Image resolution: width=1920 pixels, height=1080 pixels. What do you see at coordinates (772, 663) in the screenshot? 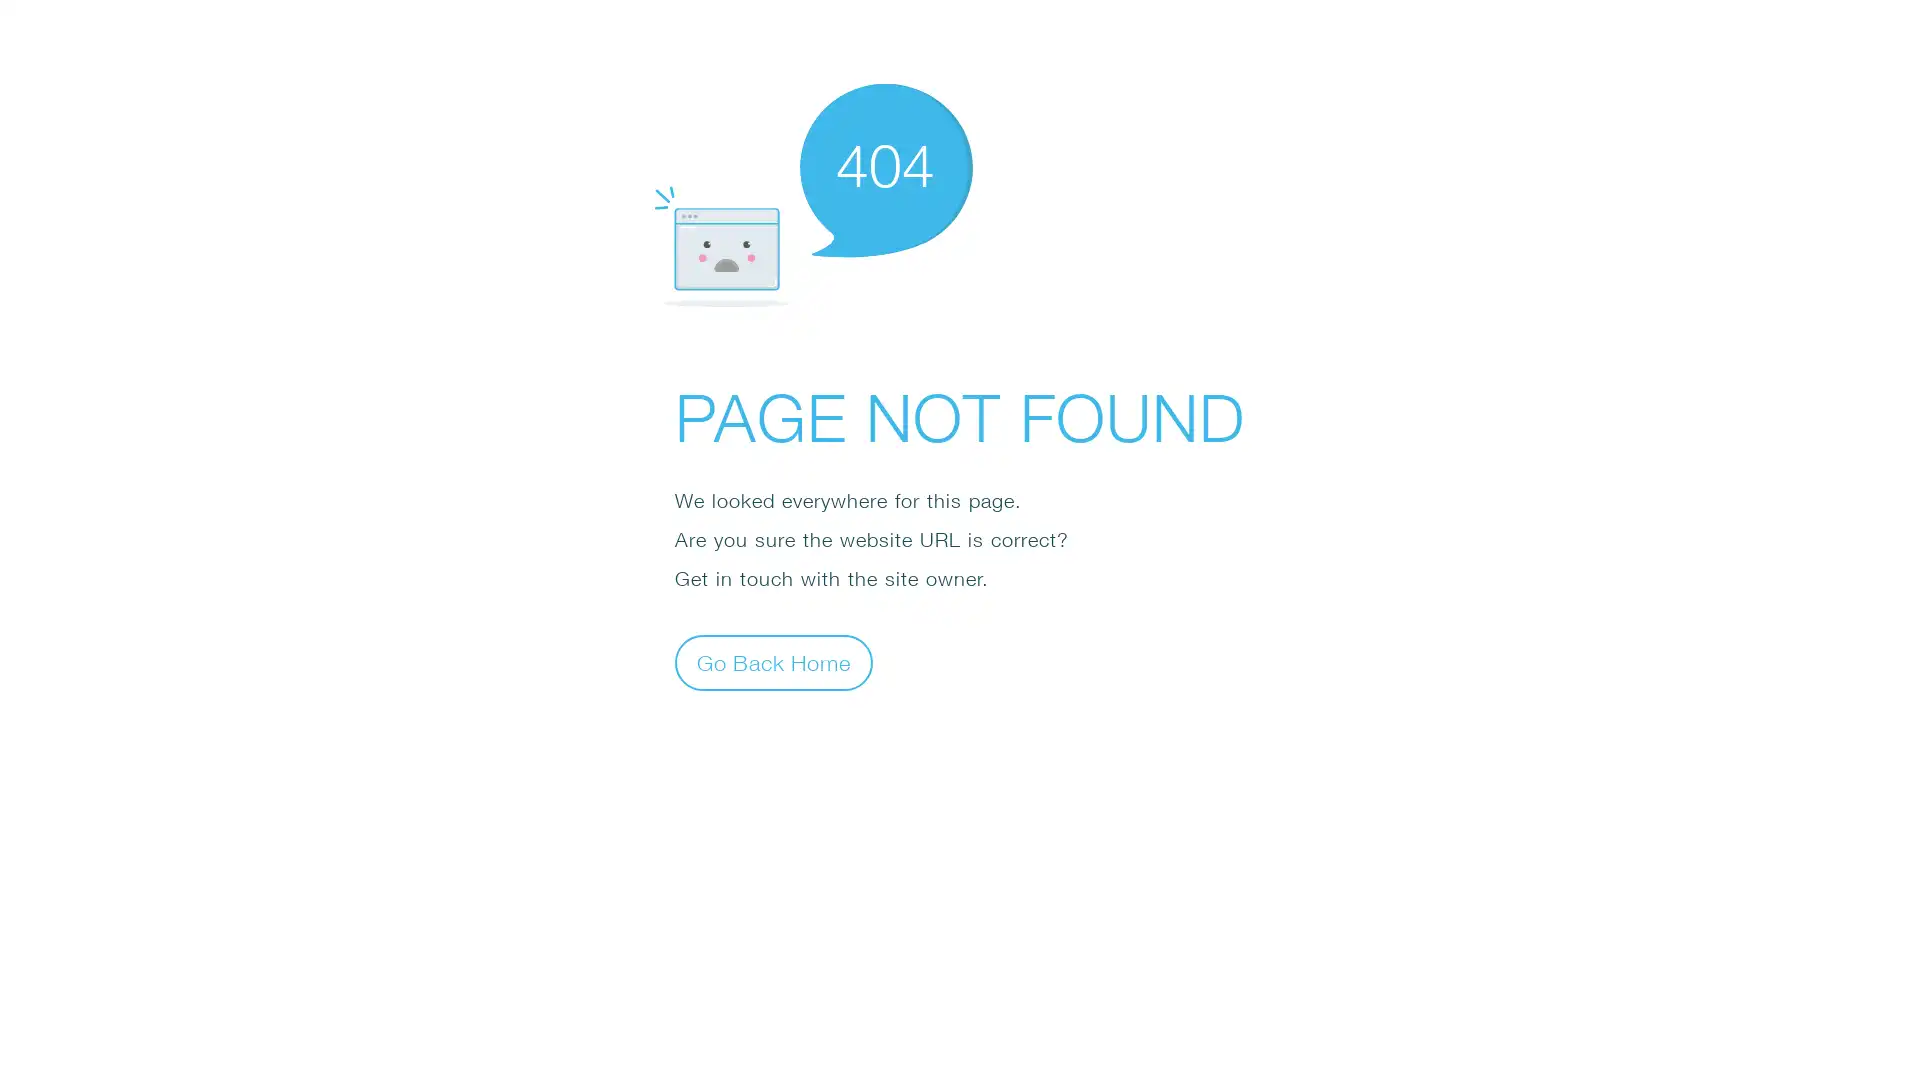
I see `Go Back Home` at bounding box center [772, 663].